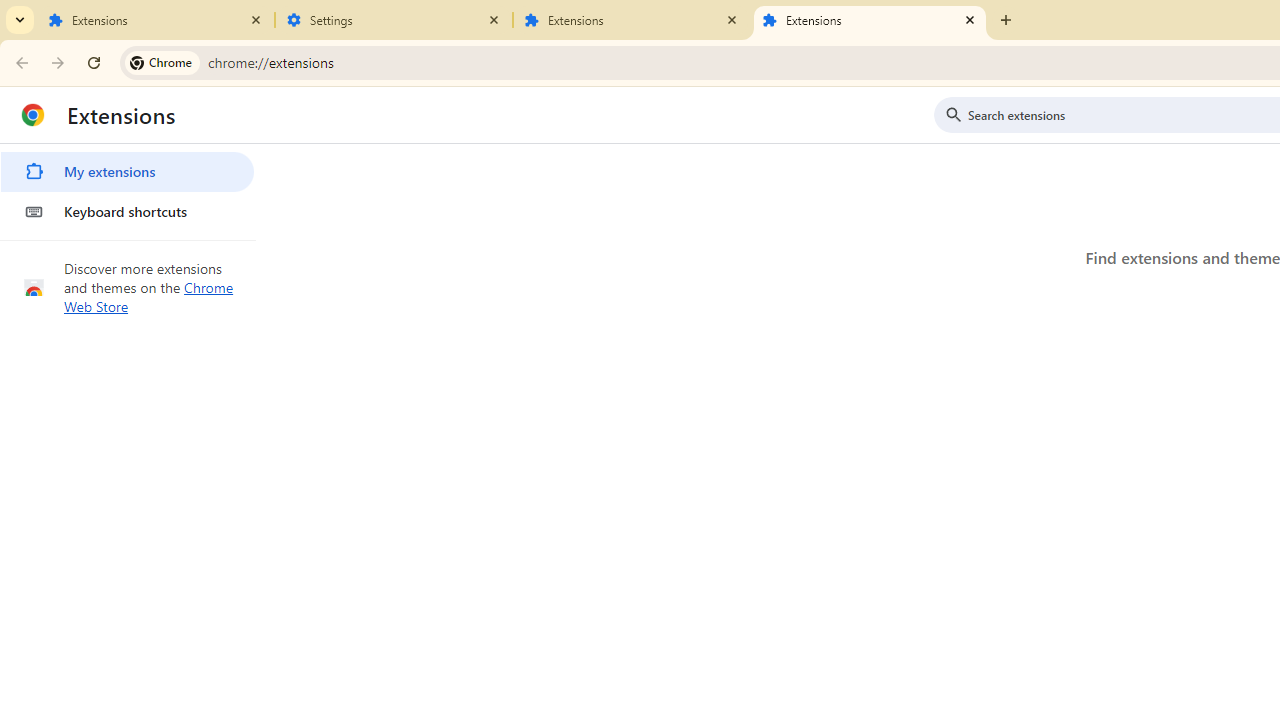  I want to click on 'My extensions', so click(126, 171).